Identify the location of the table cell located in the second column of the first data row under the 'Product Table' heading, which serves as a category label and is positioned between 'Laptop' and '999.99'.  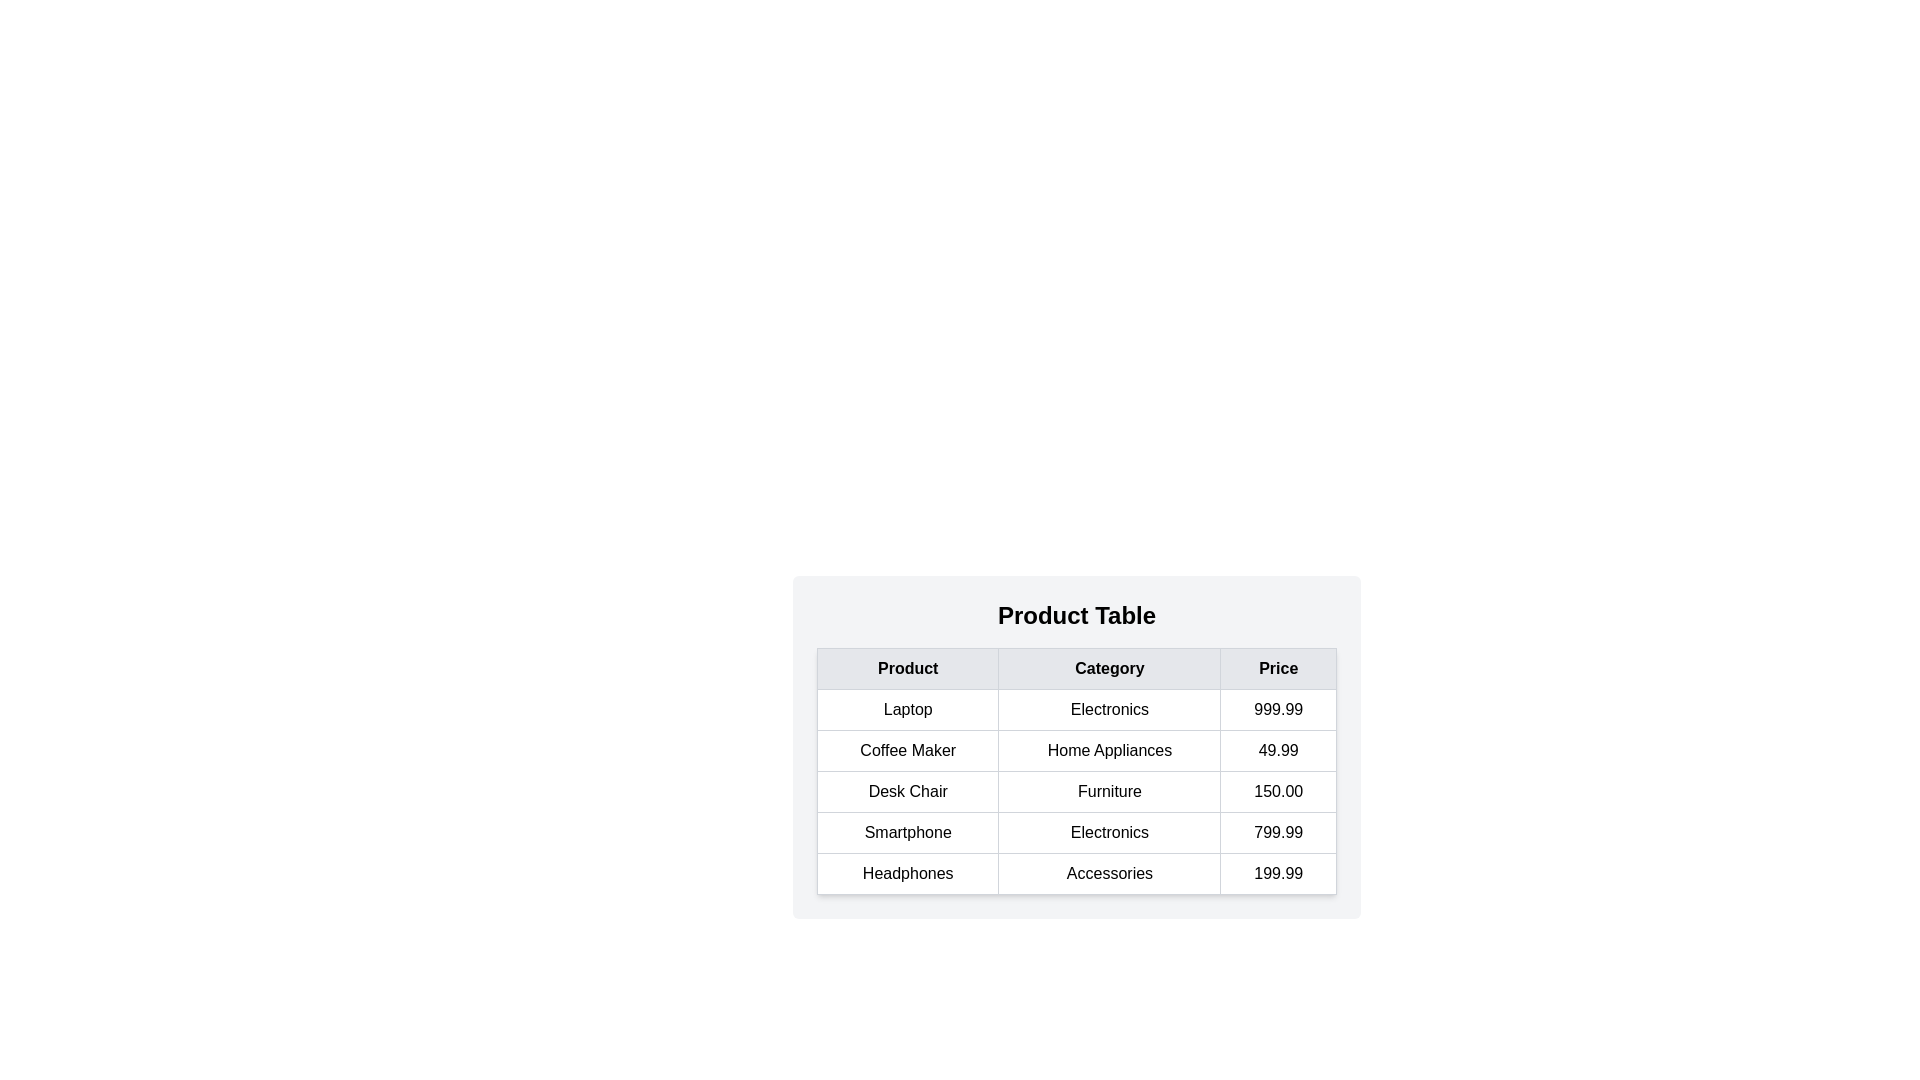
(1075, 708).